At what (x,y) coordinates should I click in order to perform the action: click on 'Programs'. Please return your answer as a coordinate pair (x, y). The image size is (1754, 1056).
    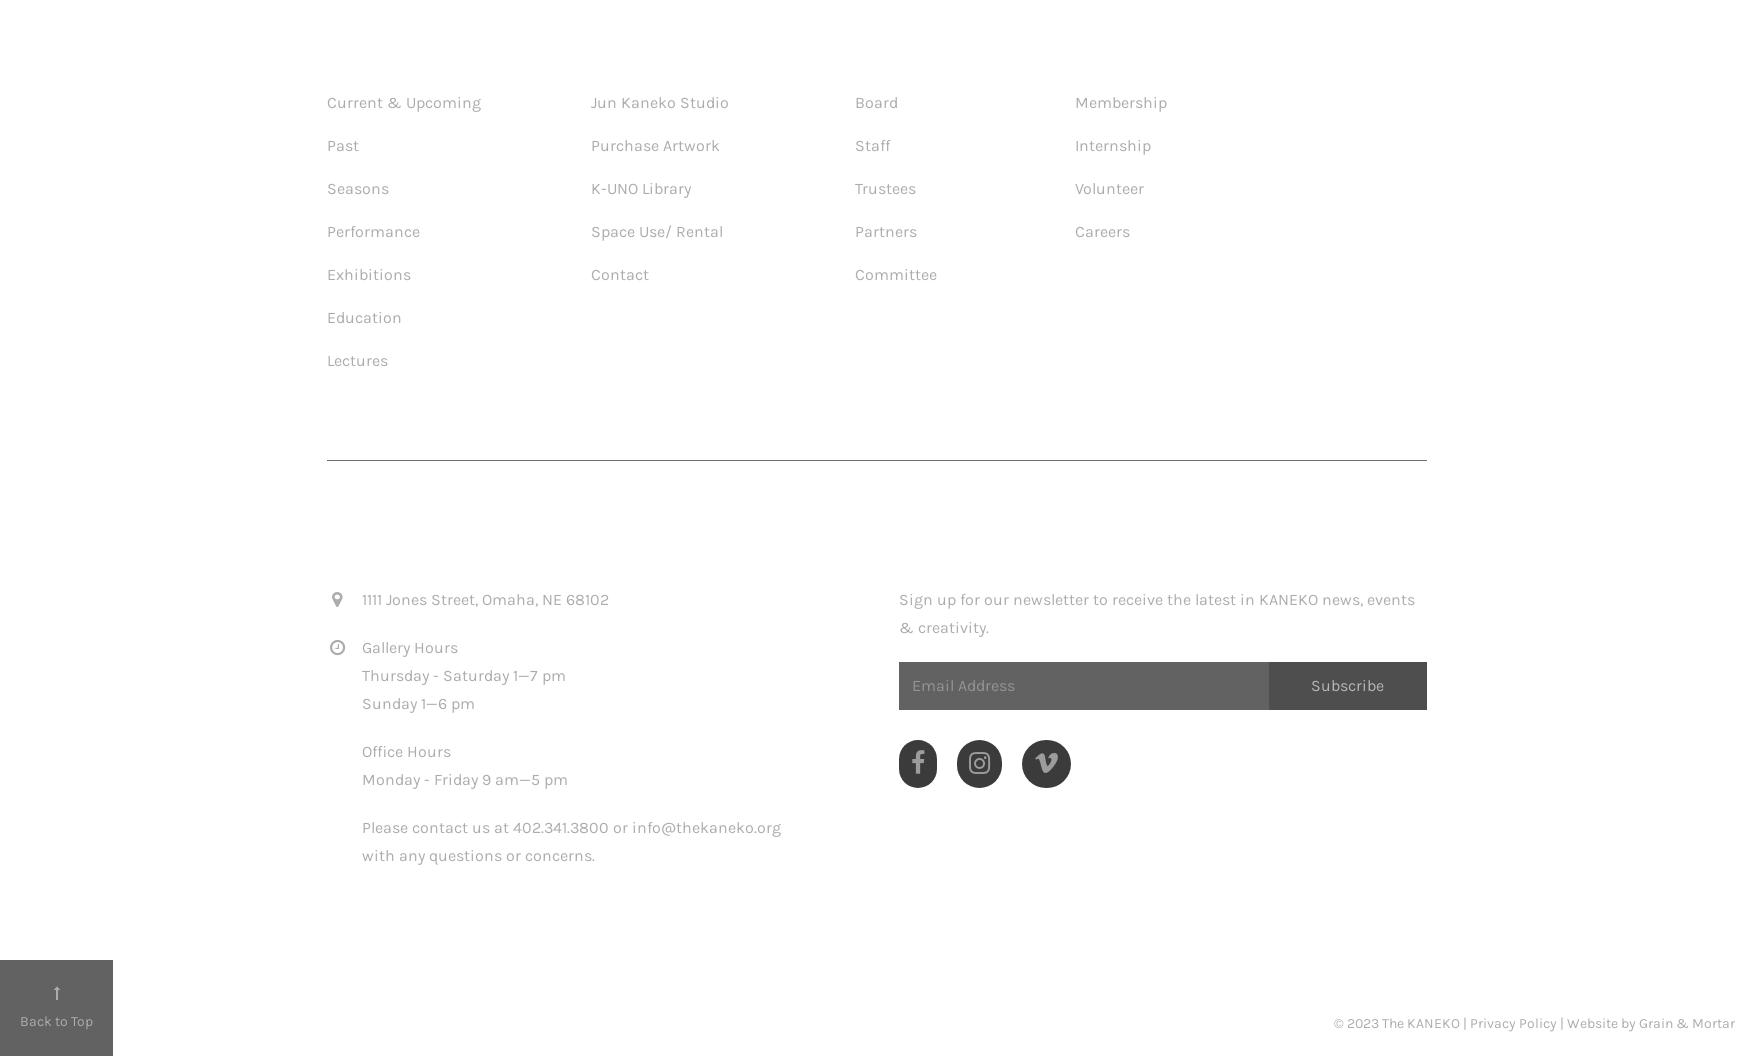
    Looking at the image, I should click on (377, 48).